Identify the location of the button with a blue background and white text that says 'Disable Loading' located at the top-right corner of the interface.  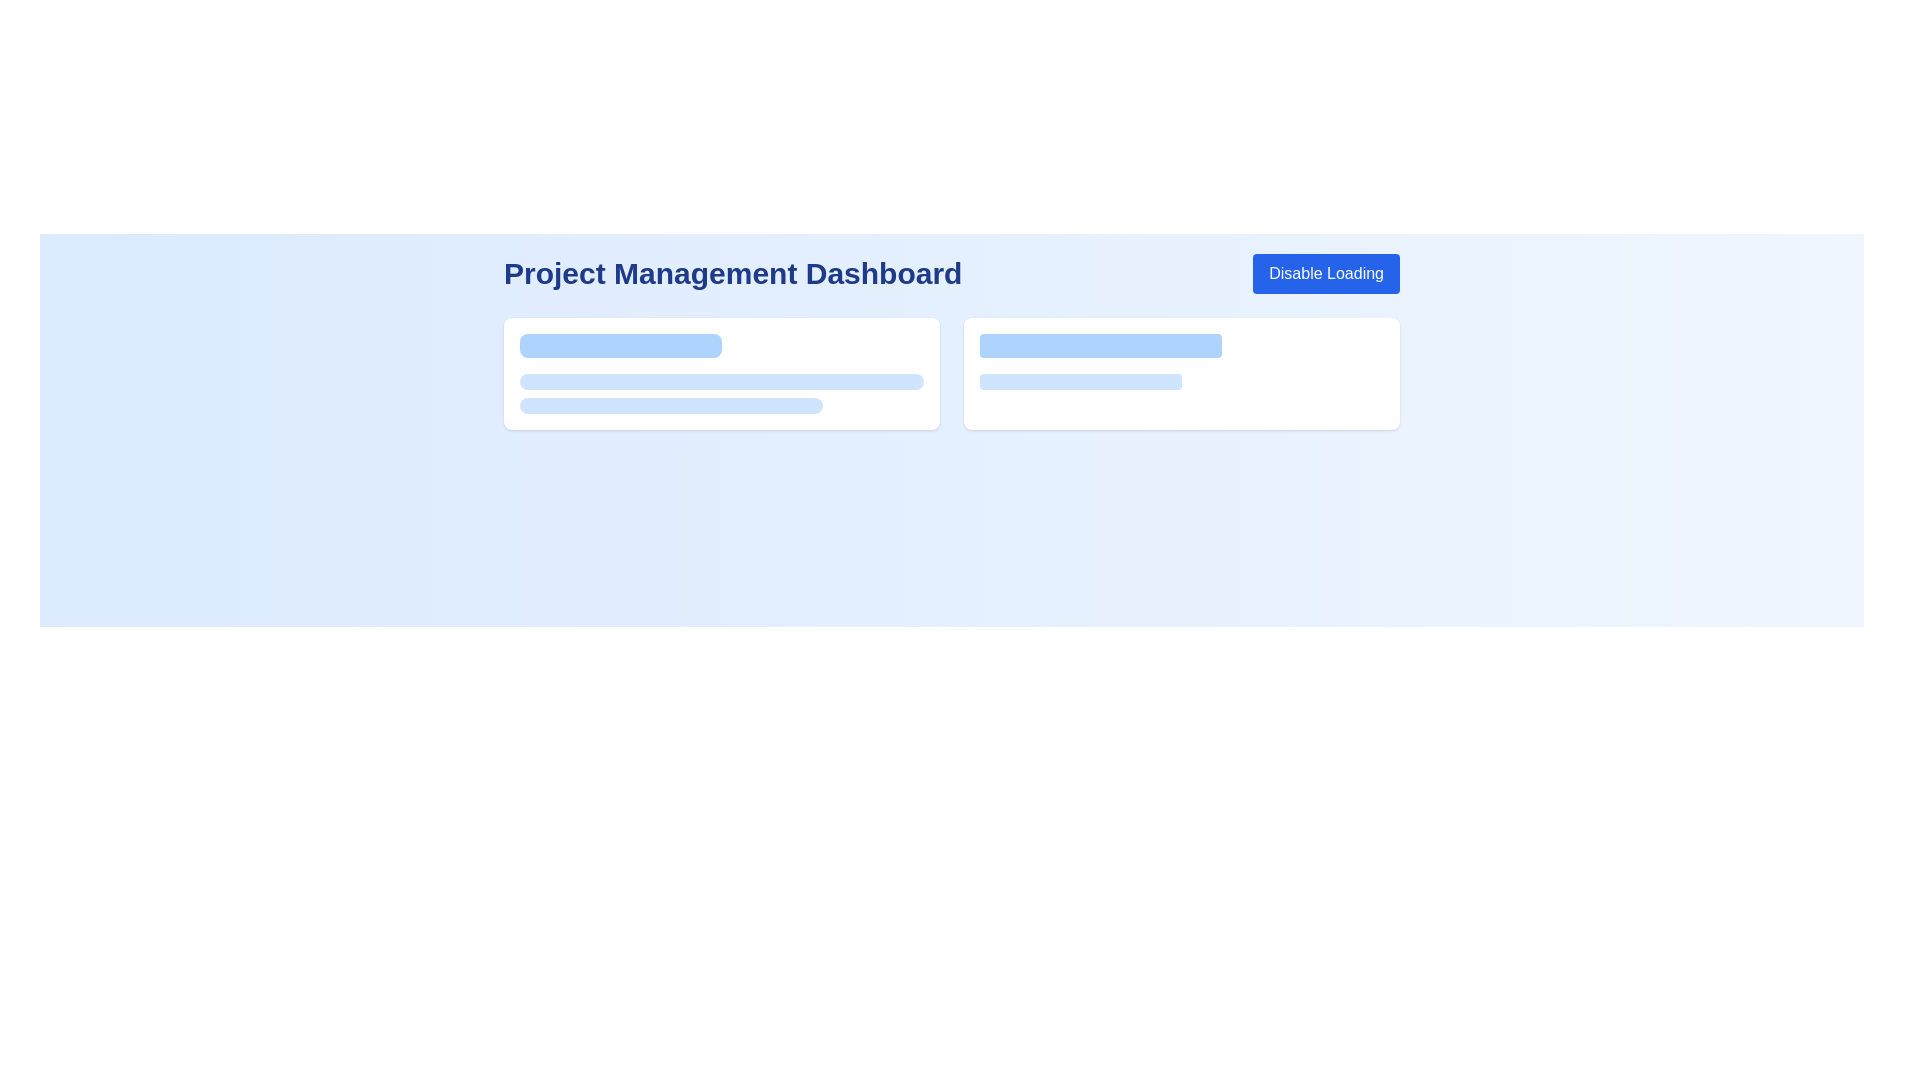
(1326, 273).